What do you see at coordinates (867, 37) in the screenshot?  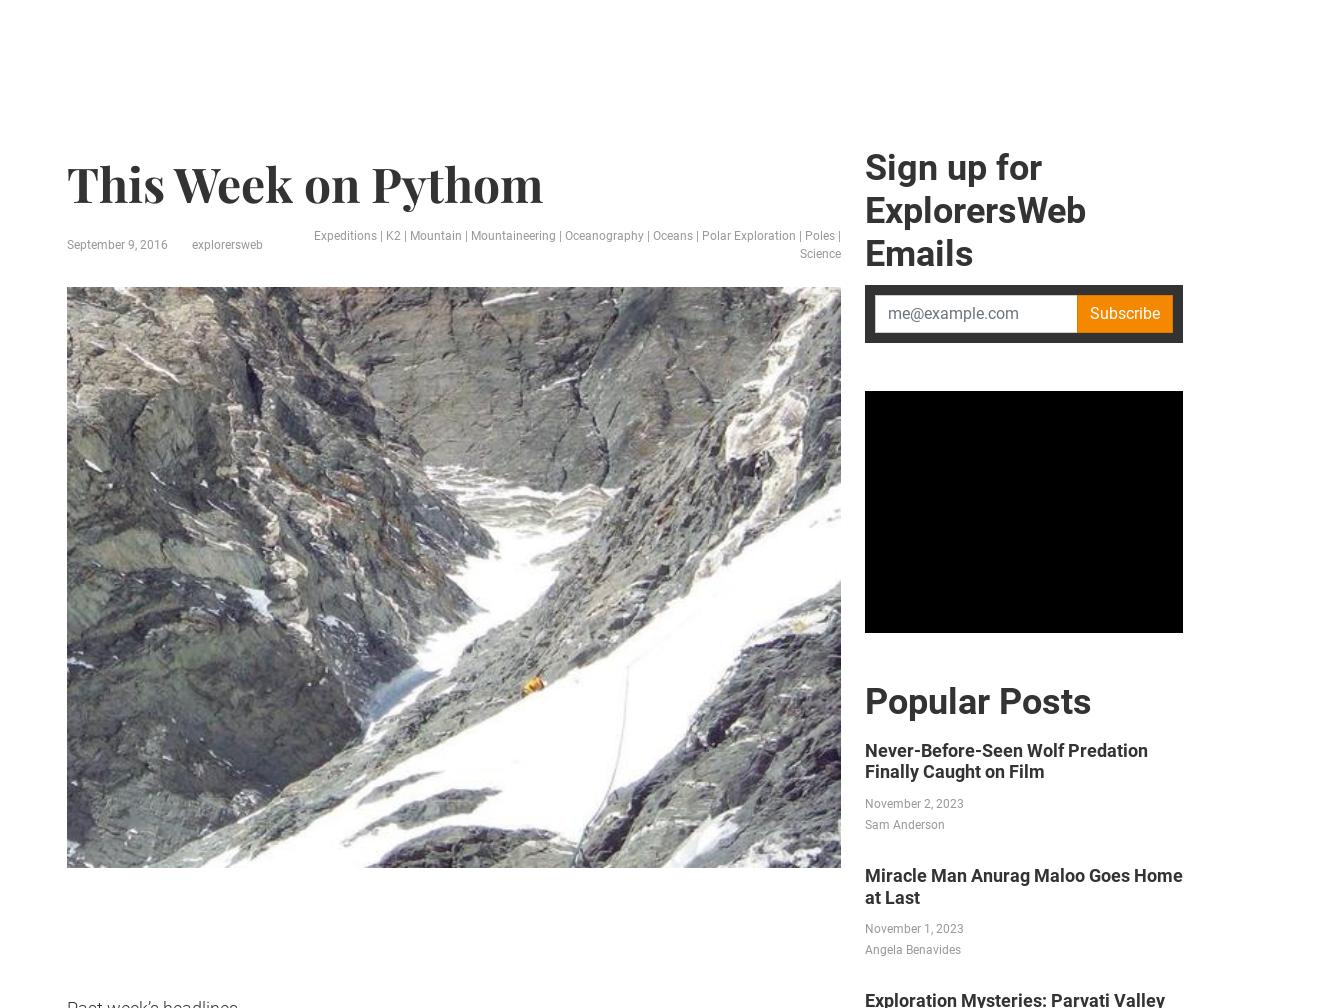 I see `'Science'` at bounding box center [867, 37].